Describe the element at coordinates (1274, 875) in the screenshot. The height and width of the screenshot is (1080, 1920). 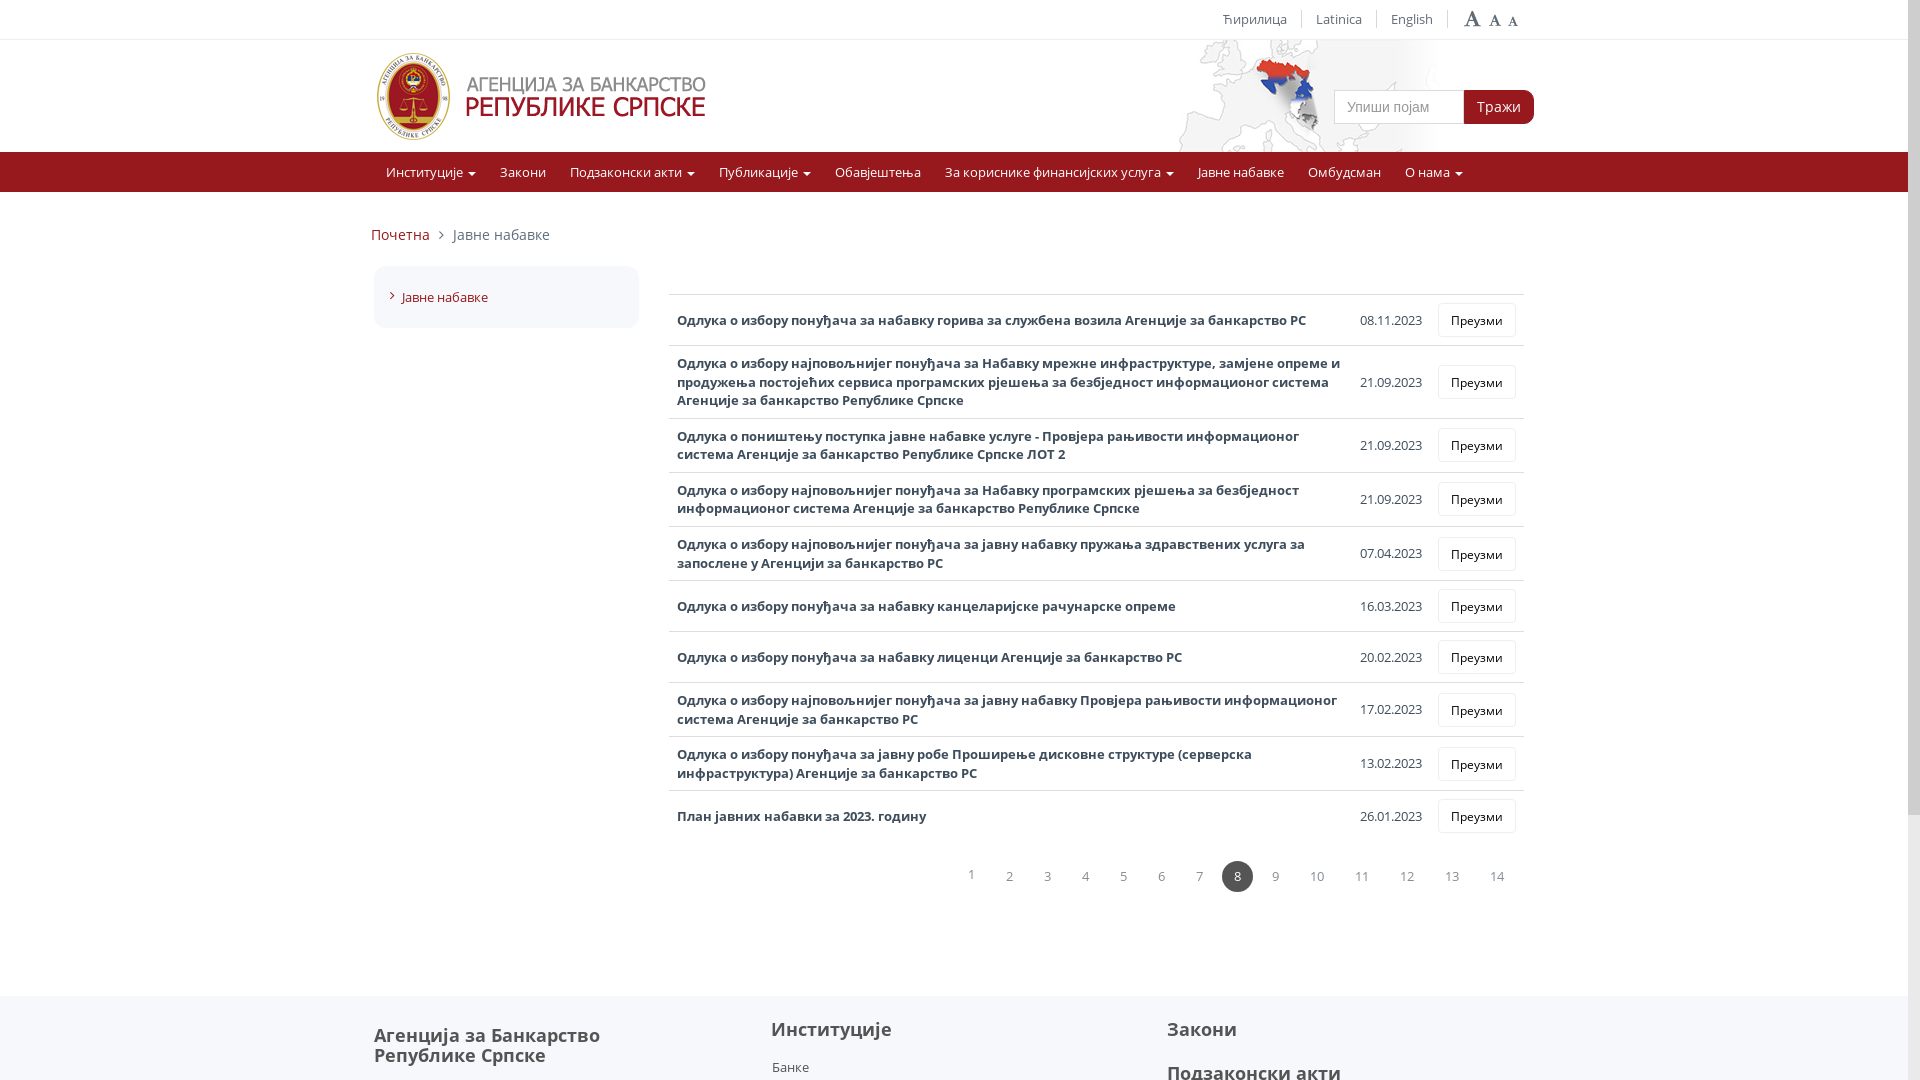
I see `'9'` at that location.